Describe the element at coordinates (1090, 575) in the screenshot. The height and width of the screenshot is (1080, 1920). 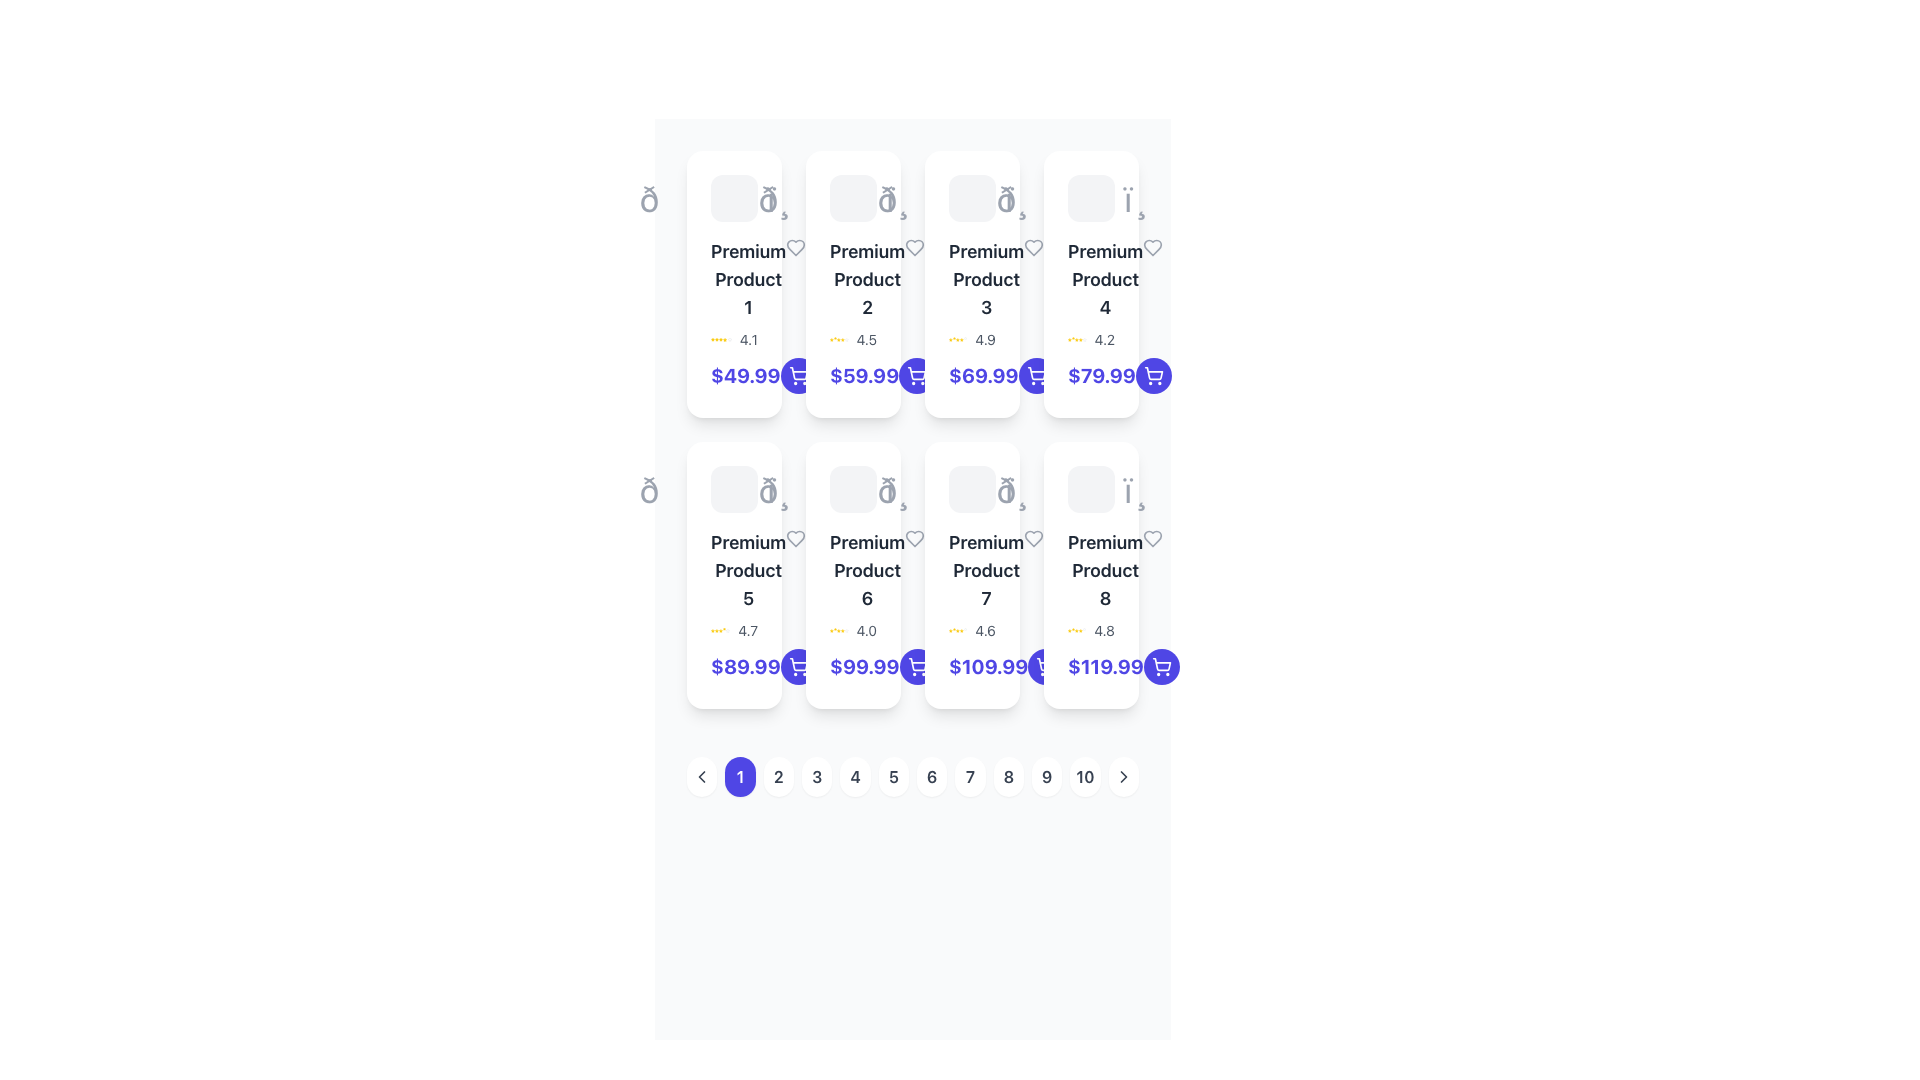
I see `the last product card in the second row of the grid` at that location.